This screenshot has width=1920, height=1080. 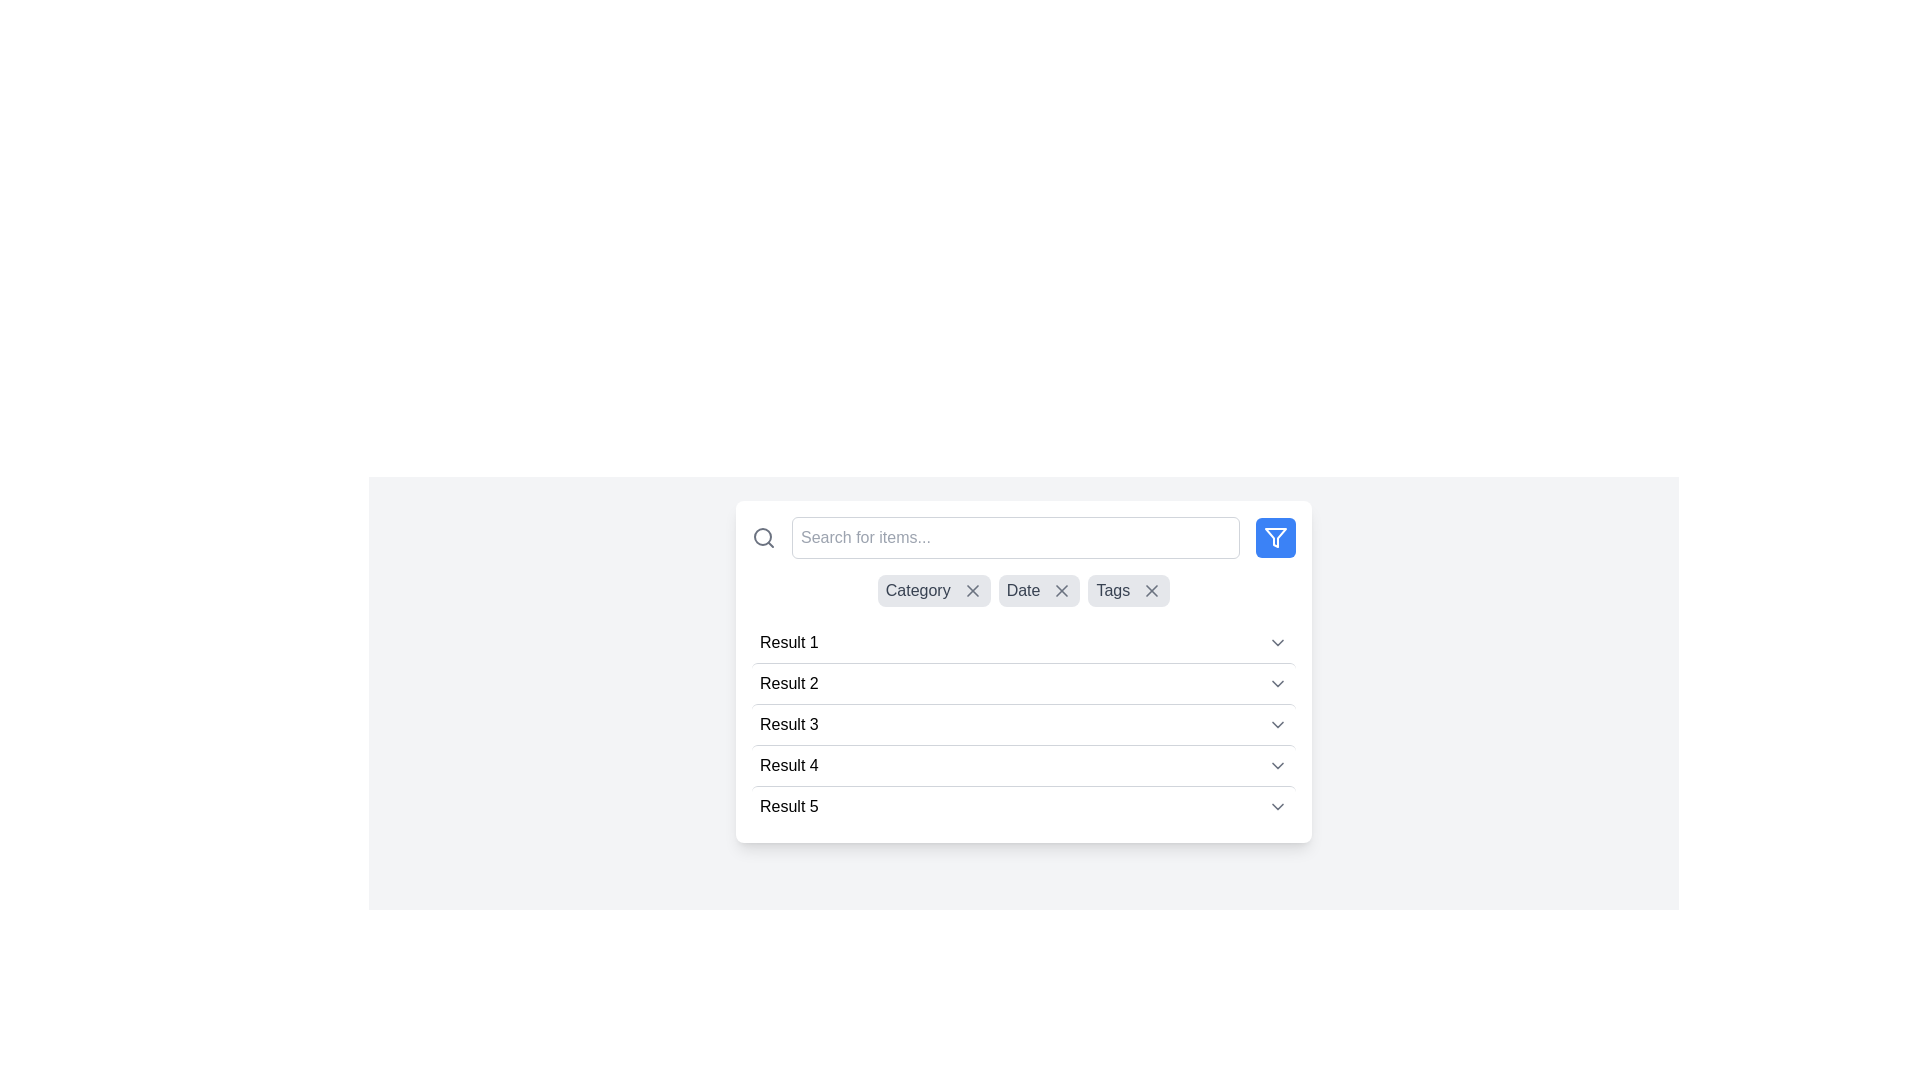 What do you see at coordinates (1276, 643) in the screenshot?
I see `the SVG icon indicating a dropdown for the 'Result 1' entry` at bounding box center [1276, 643].